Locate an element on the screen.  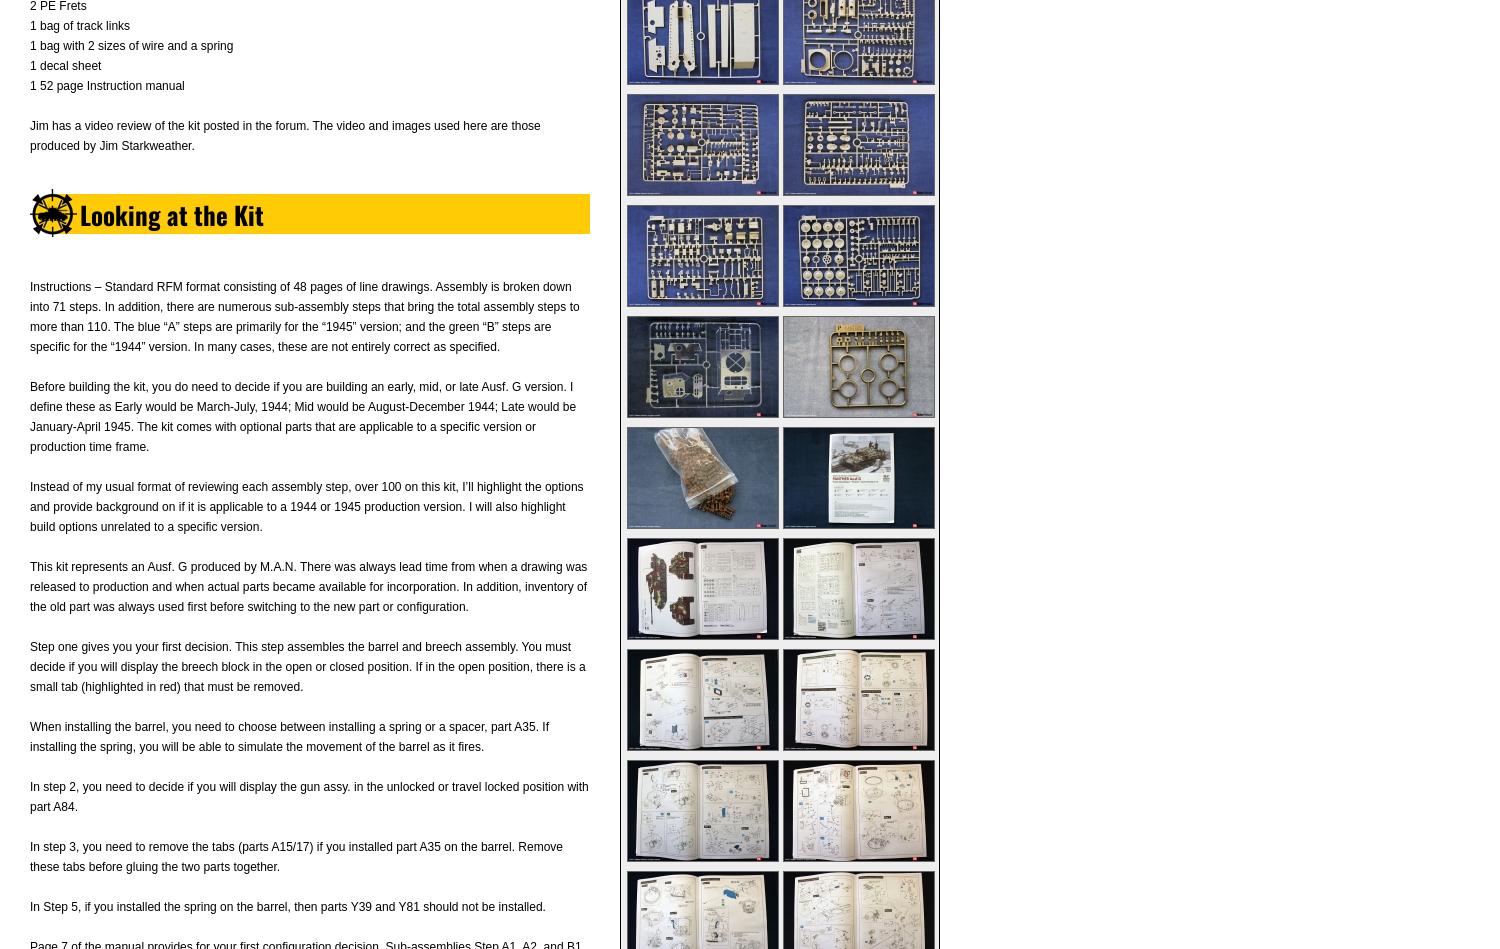
'1 52 page Instruction manual' is located at coordinates (105, 85).